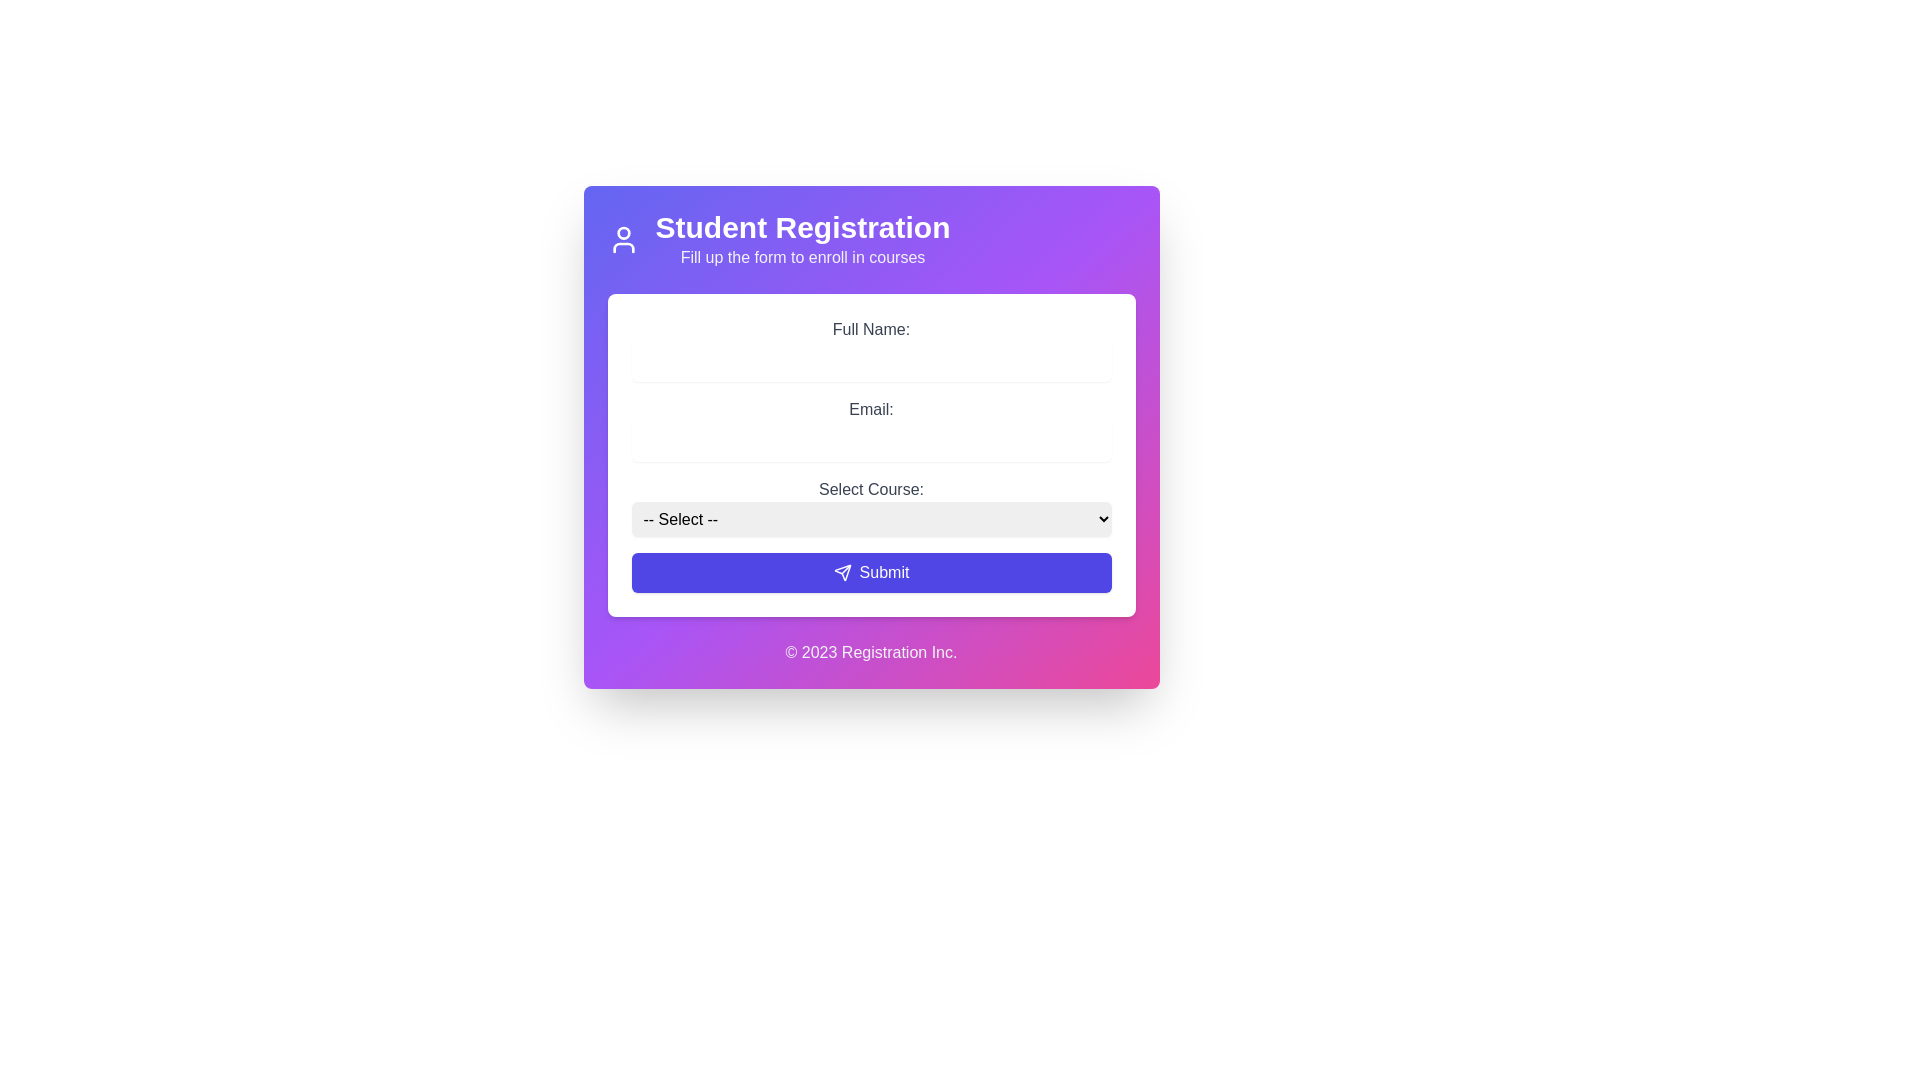 The width and height of the screenshot is (1920, 1080). I want to click on the paper airplane icon within the purple 'Submit' button to initiate the action, so click(842, 573).